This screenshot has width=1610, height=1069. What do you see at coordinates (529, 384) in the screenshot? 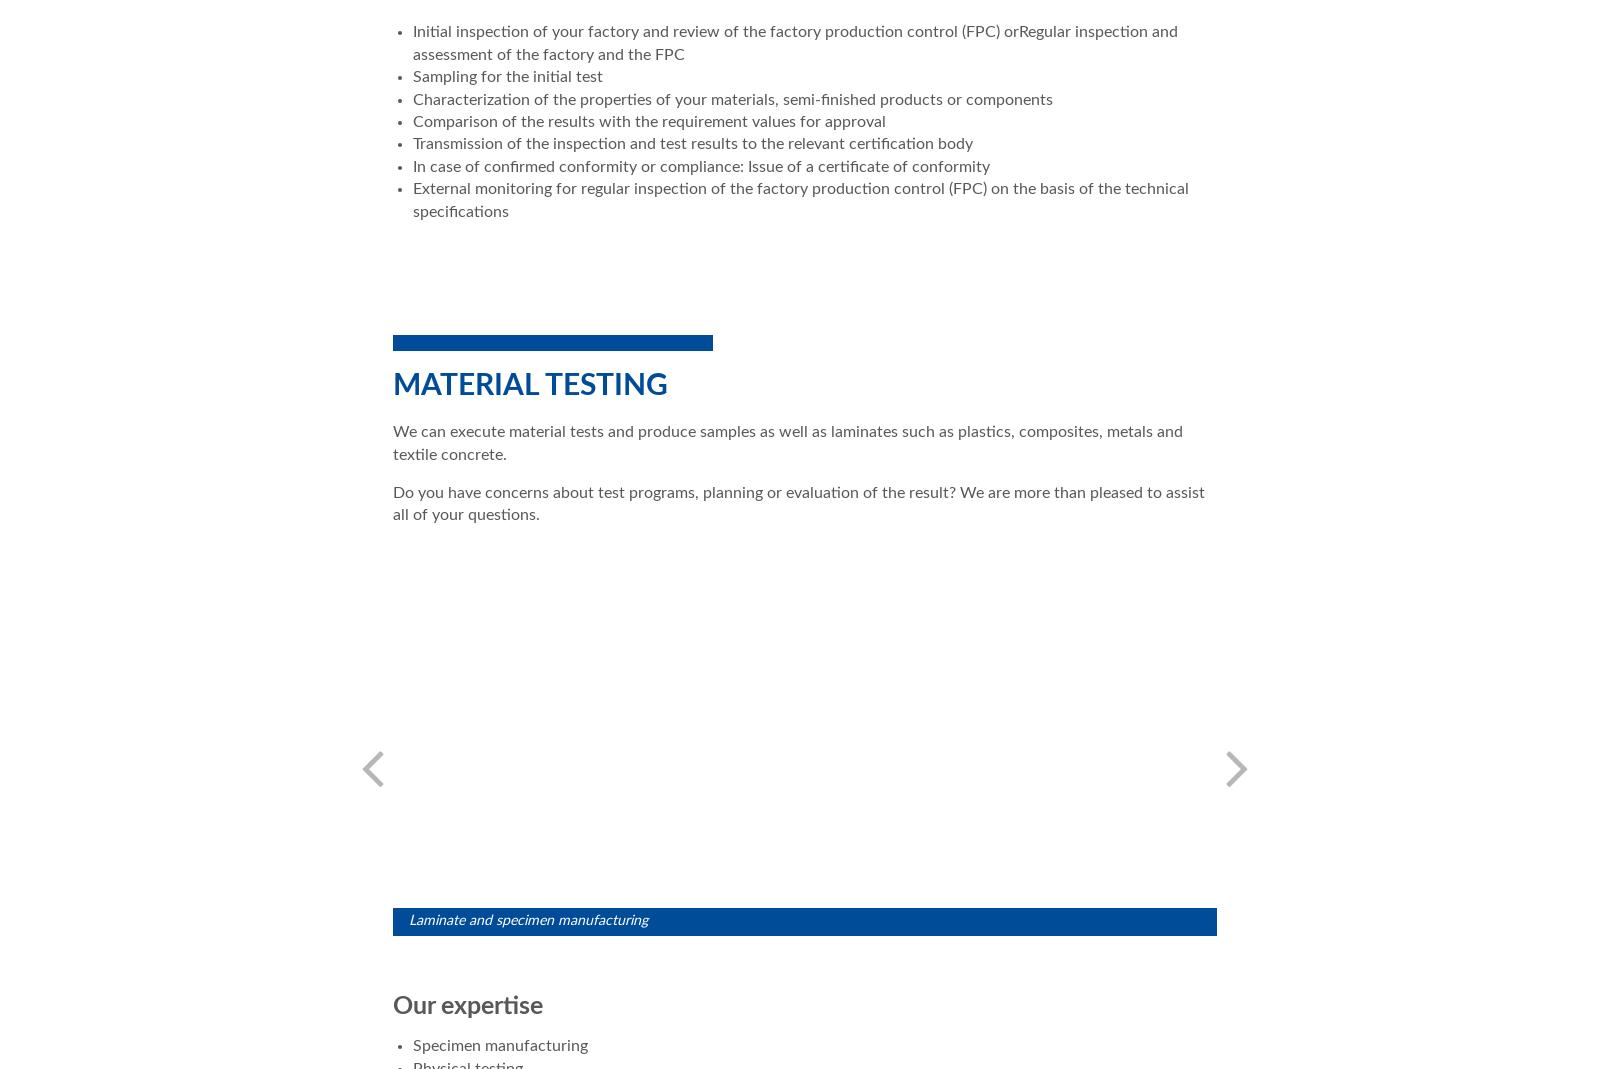
I see `'MATERIAL TESTING'` at bounding box center [529, 384].